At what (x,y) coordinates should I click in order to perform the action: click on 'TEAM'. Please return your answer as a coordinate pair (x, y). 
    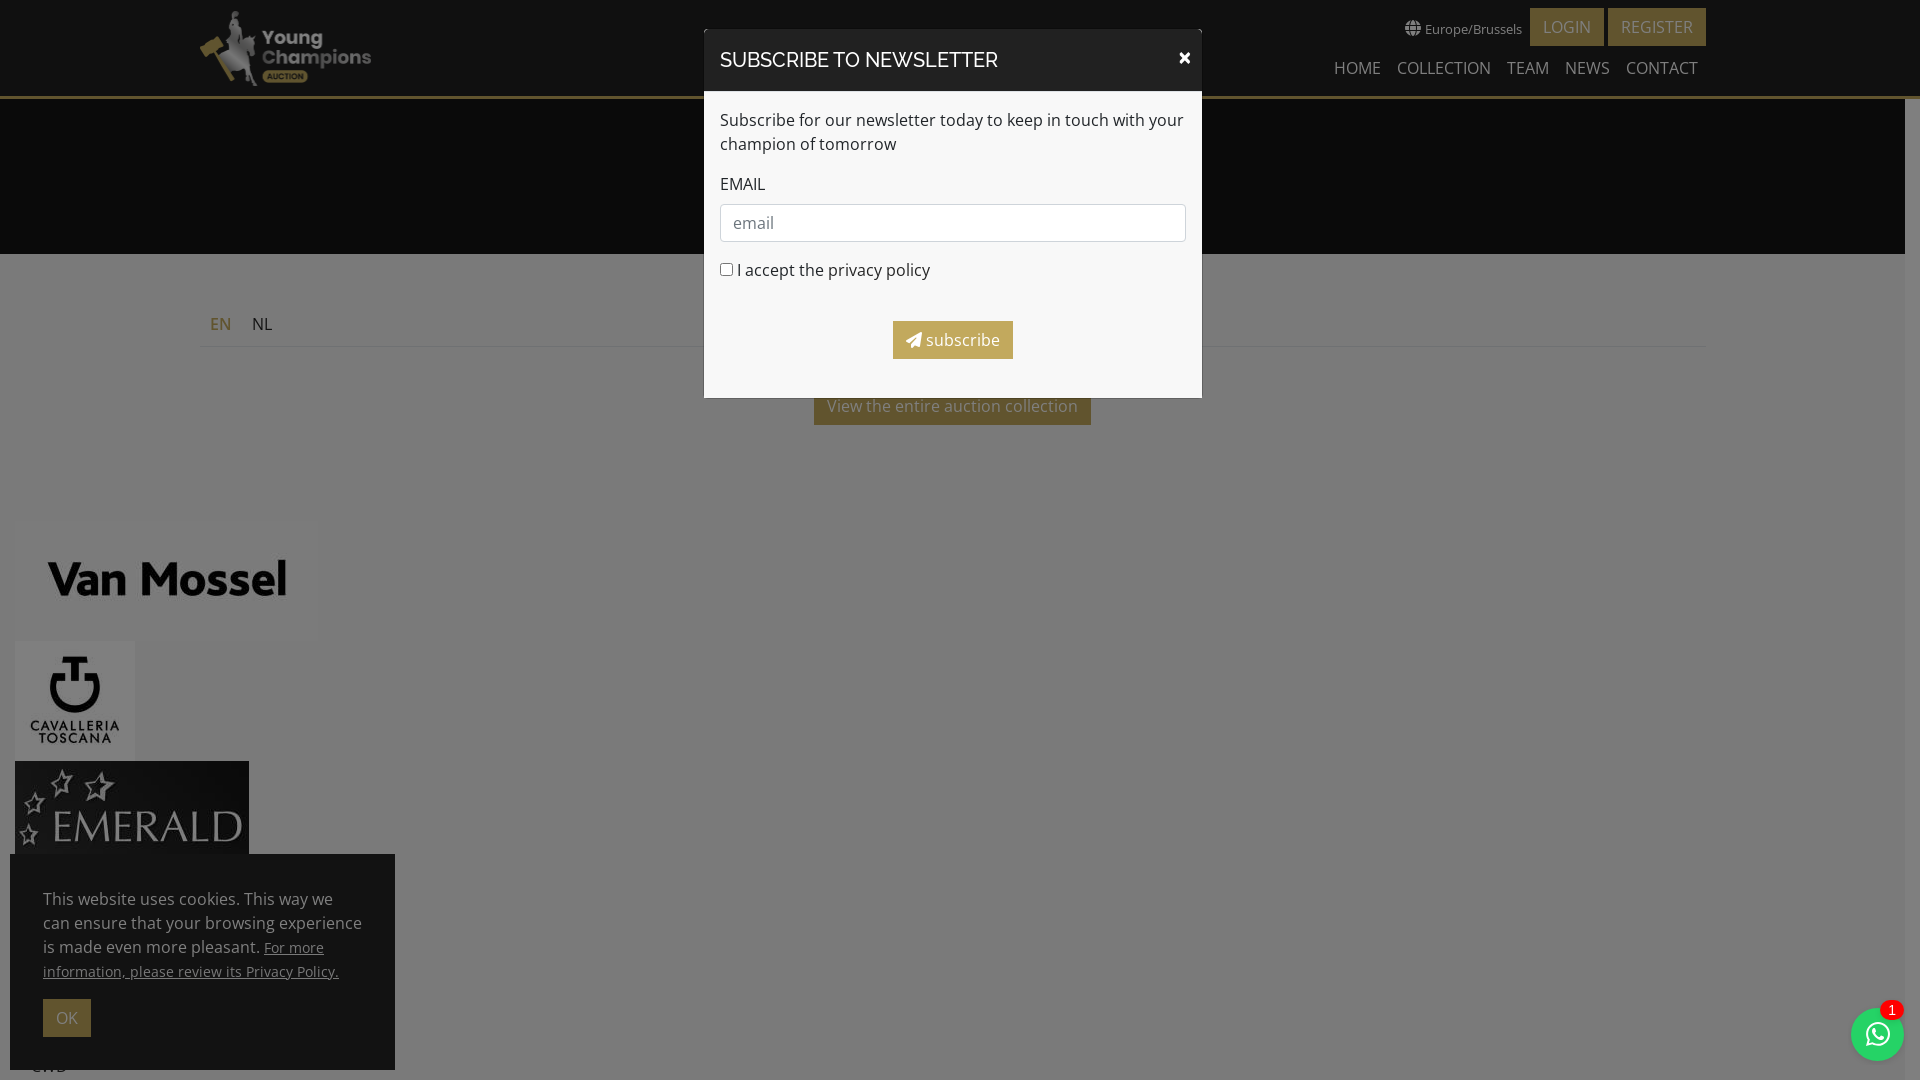
    Looking at the image, I should click on (1525, 67).